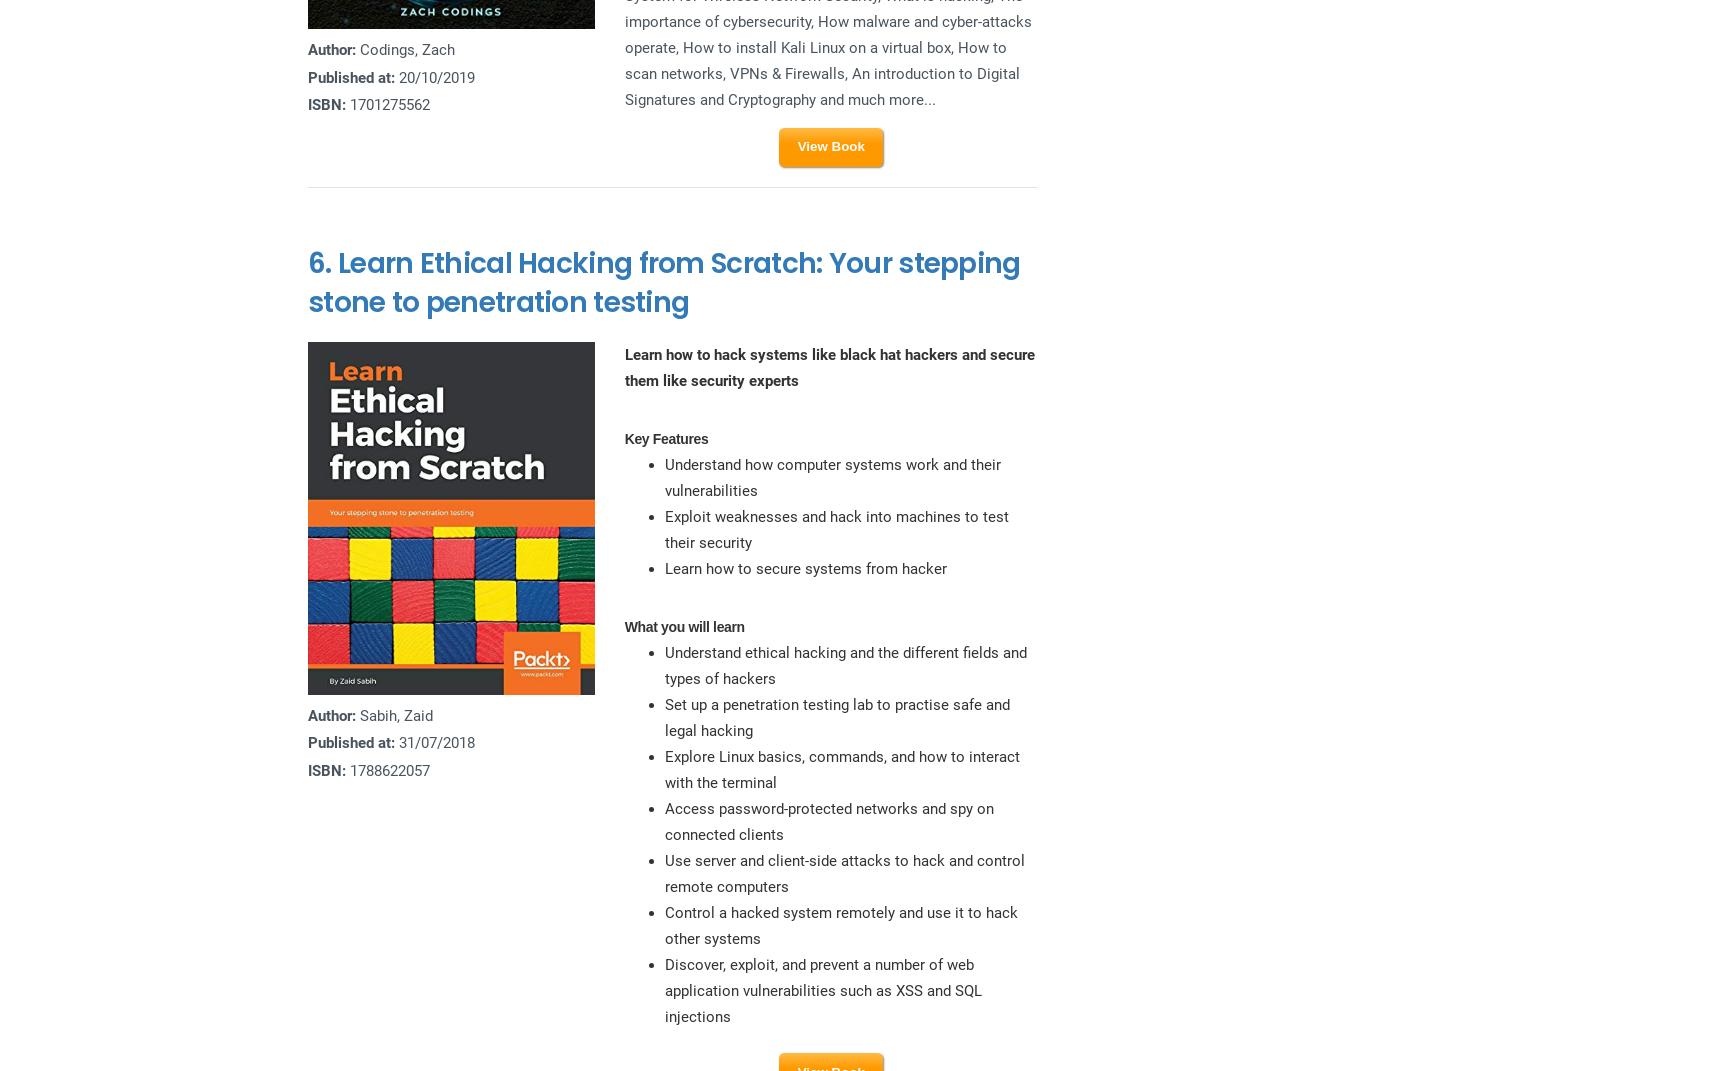 Image resolution: width=1726 pixels, height=1071 pixels. Describe the element at coordinates (804, 569) in the screenshot. I see `'Learn how to secure systems from hacker'` at that location.